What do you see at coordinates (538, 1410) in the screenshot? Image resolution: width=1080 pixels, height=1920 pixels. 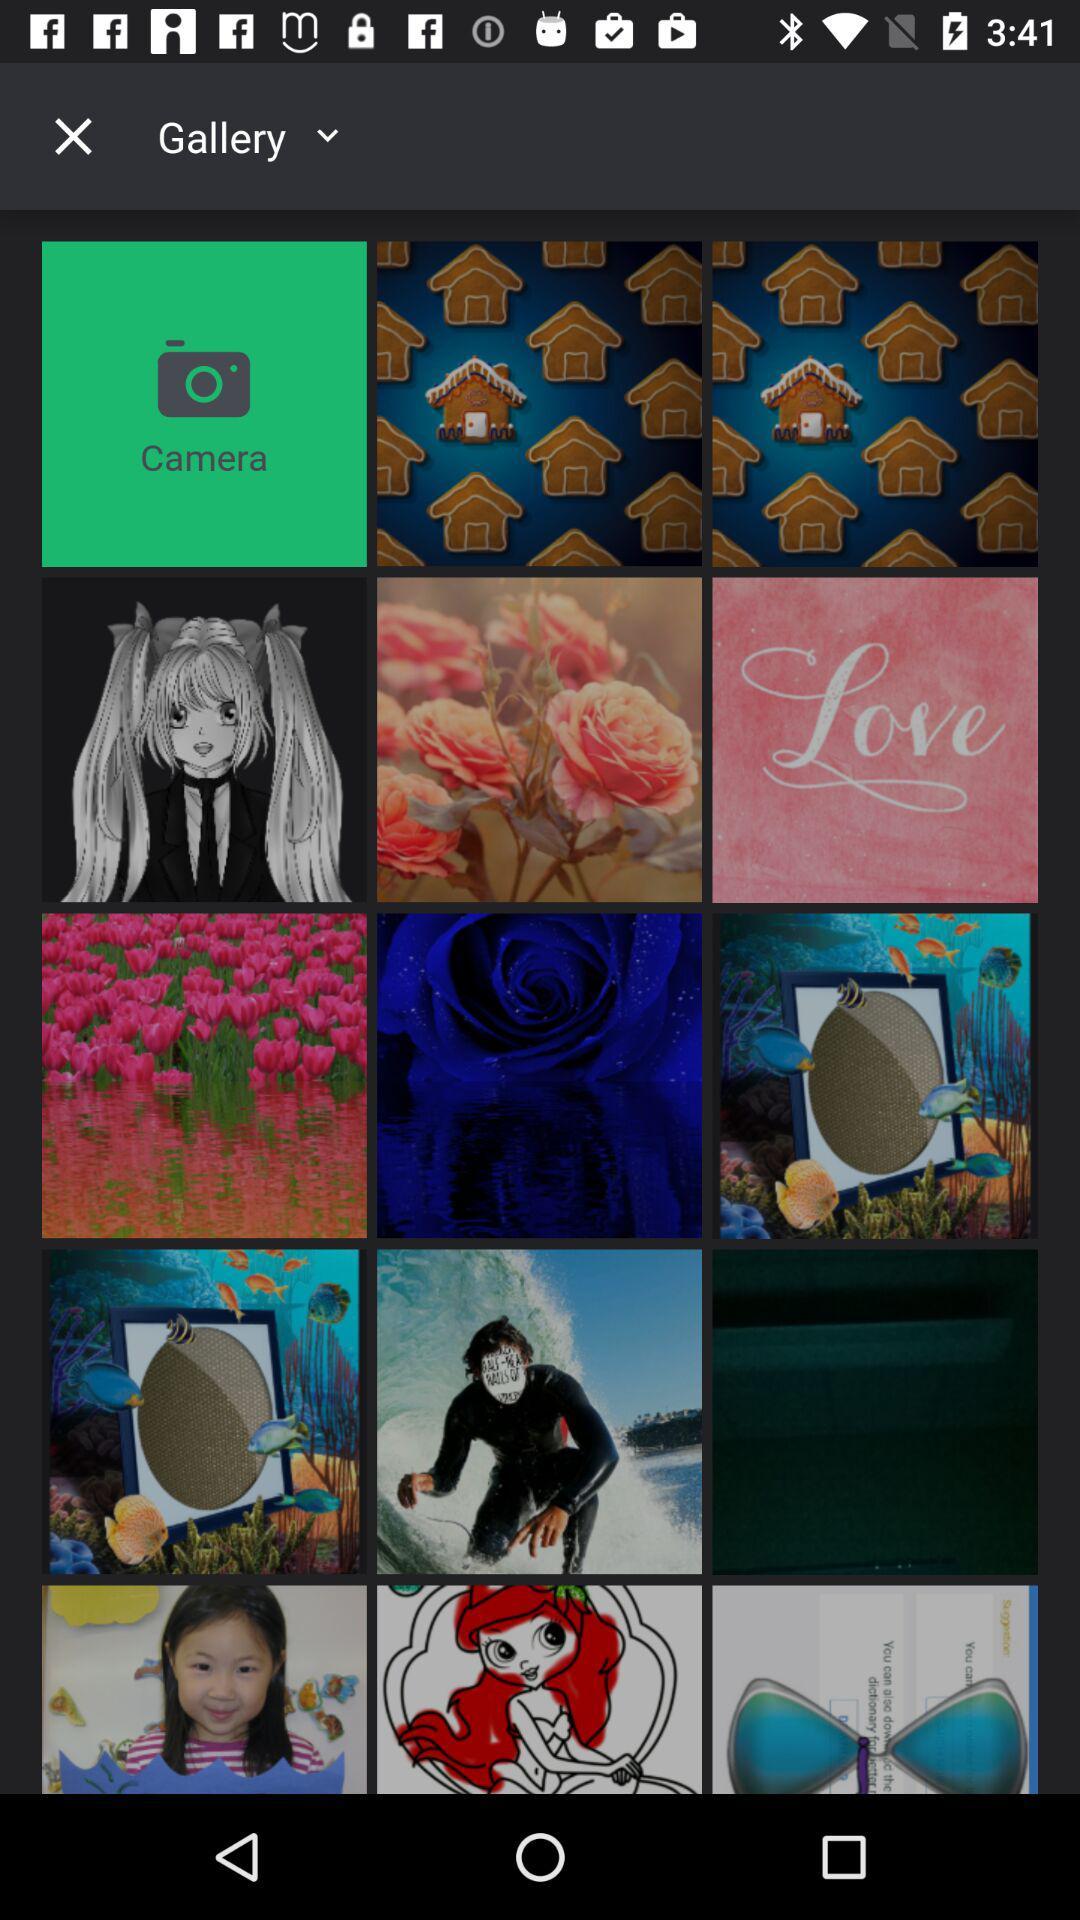 I see `the second image in the fourth vertical of the page` at bounding box center [538, 1410].